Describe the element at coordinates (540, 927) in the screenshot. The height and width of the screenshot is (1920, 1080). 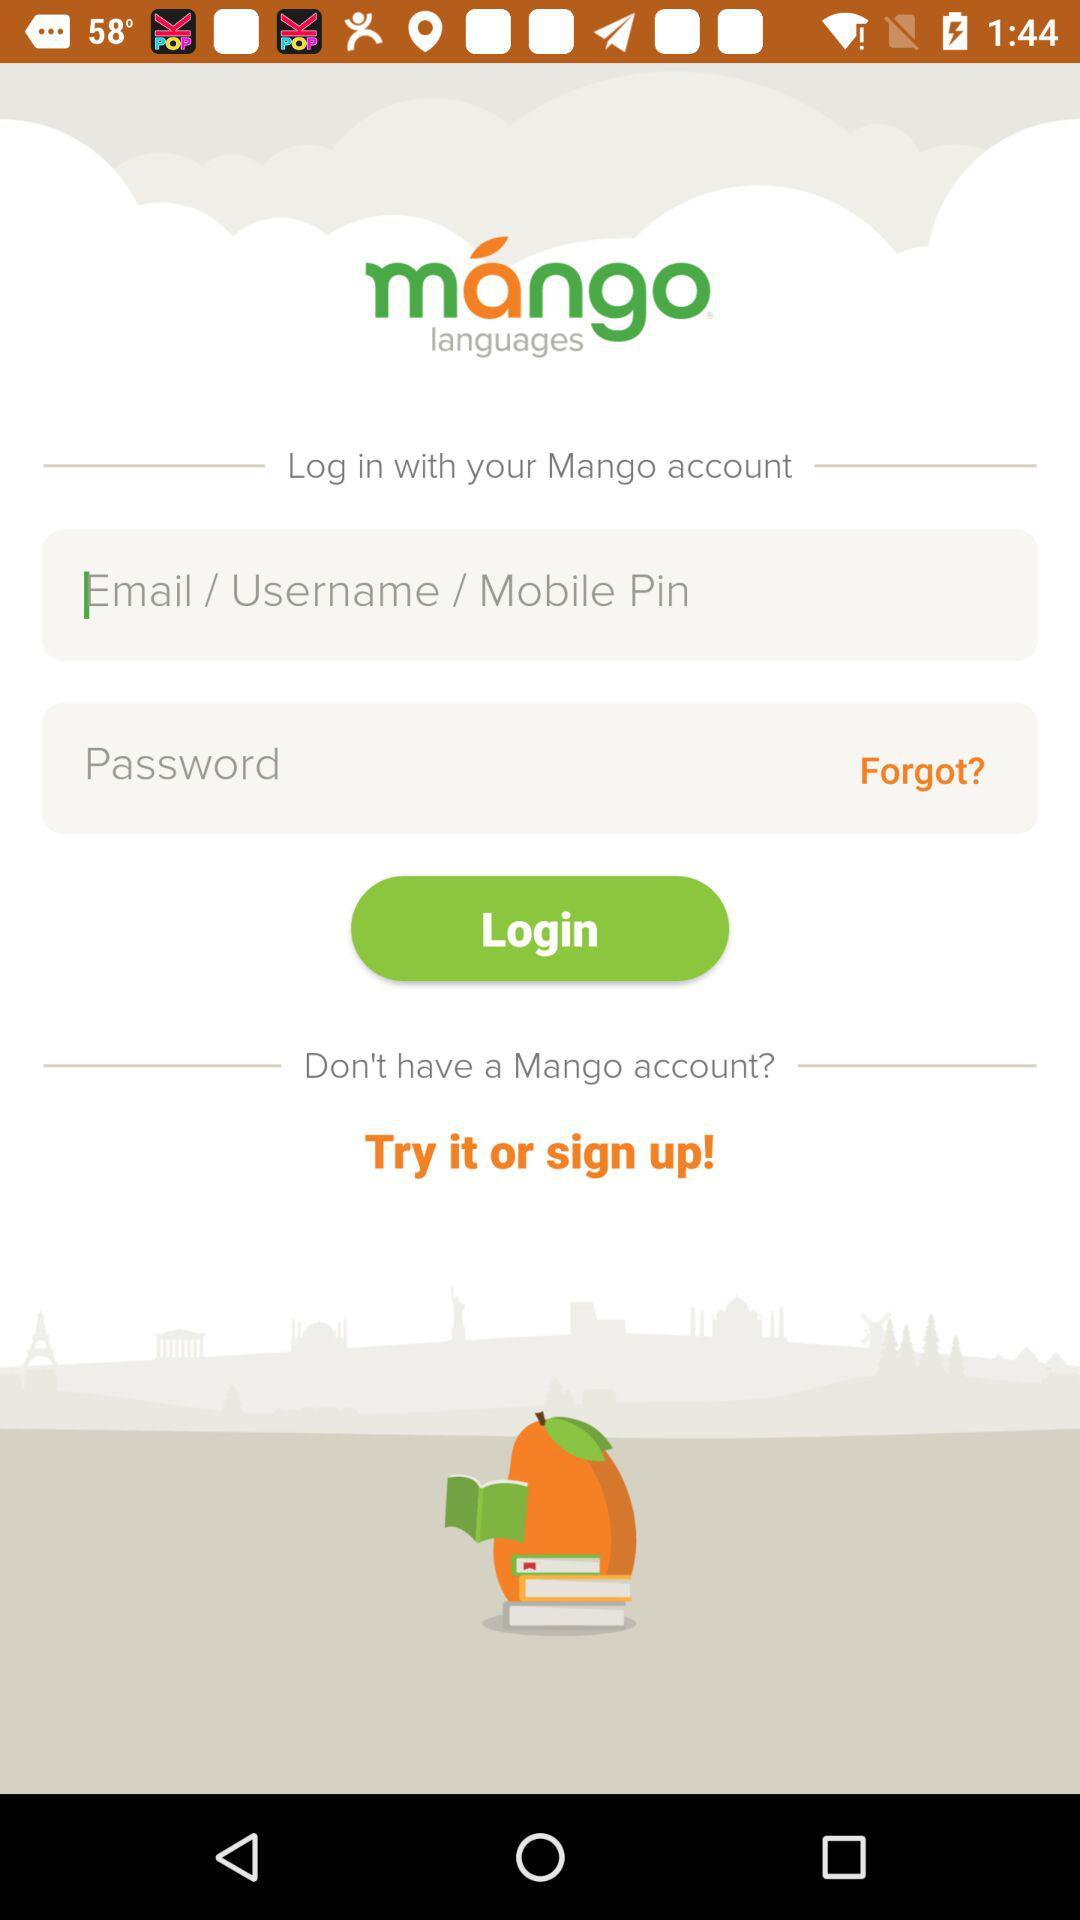
I see `the item above don t have` at that location.